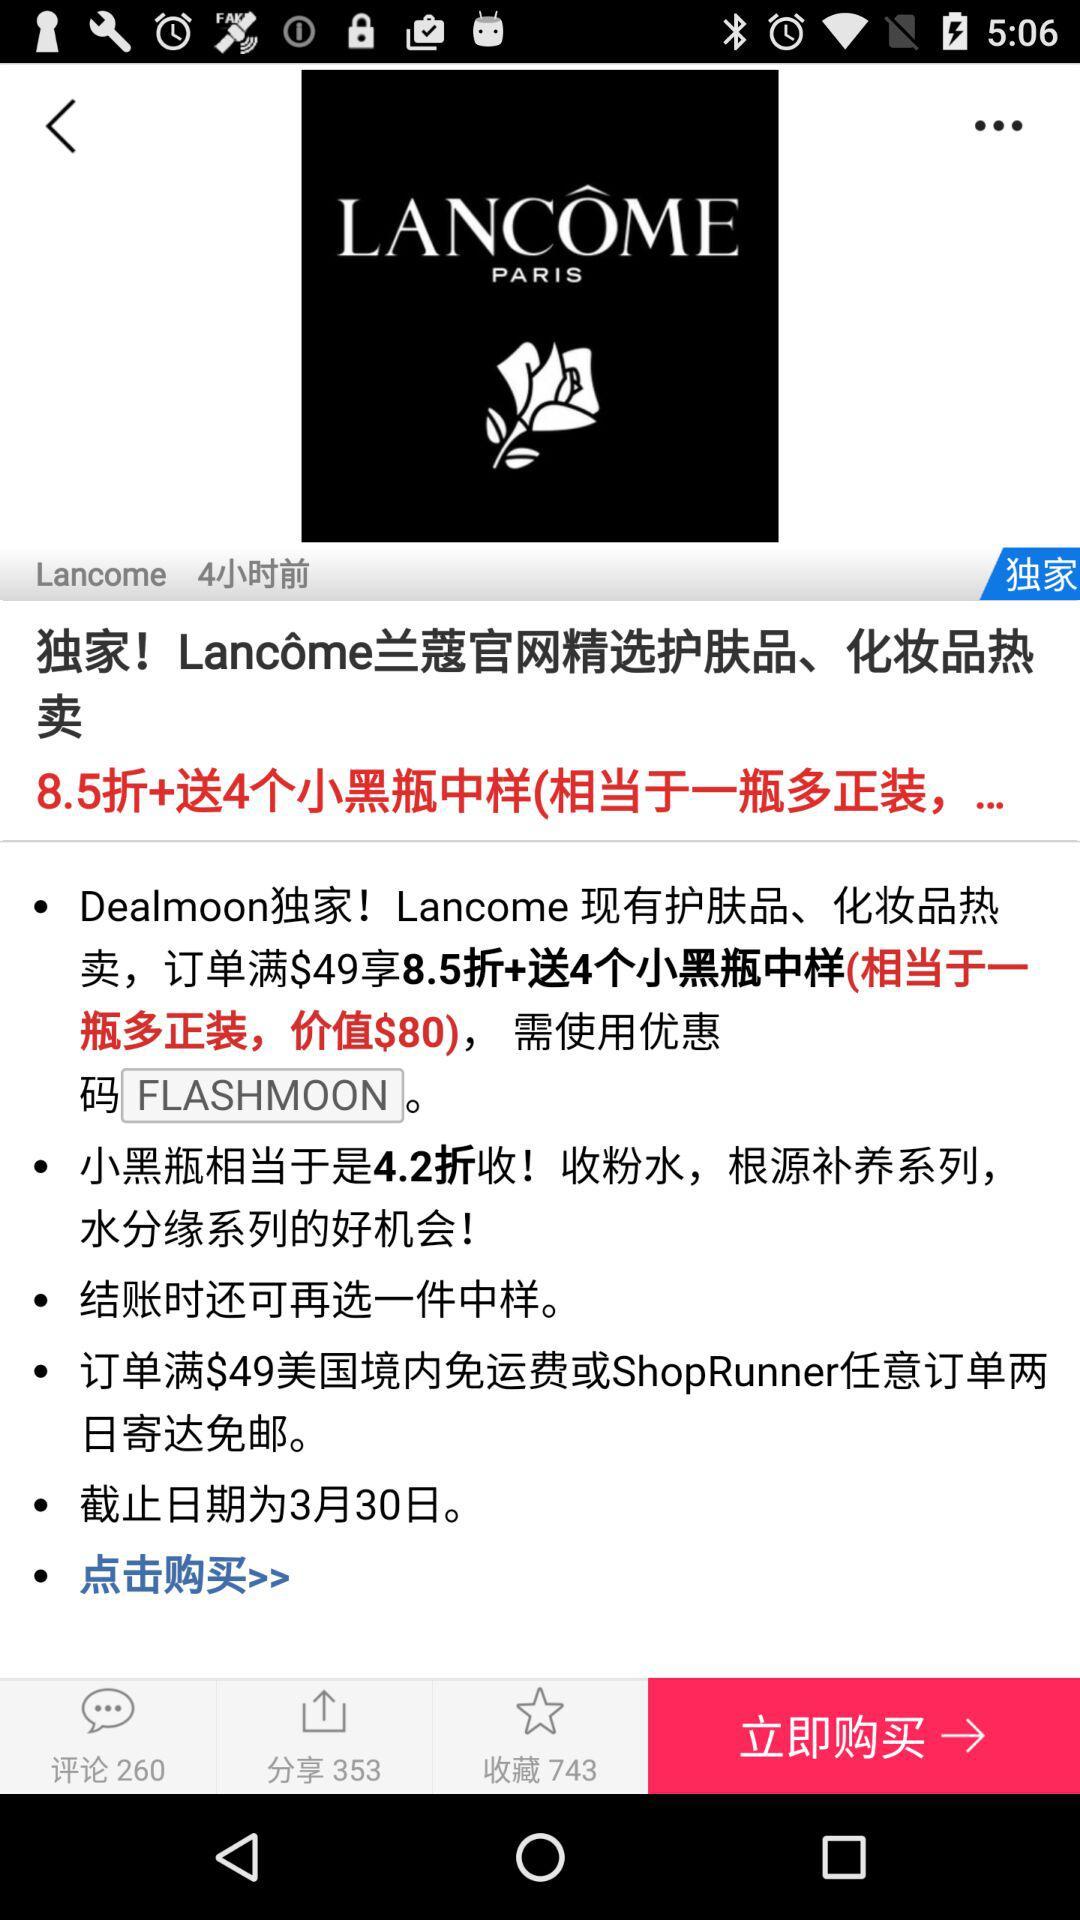  I want to click on the arrow_backward icon, so click(59, 133).